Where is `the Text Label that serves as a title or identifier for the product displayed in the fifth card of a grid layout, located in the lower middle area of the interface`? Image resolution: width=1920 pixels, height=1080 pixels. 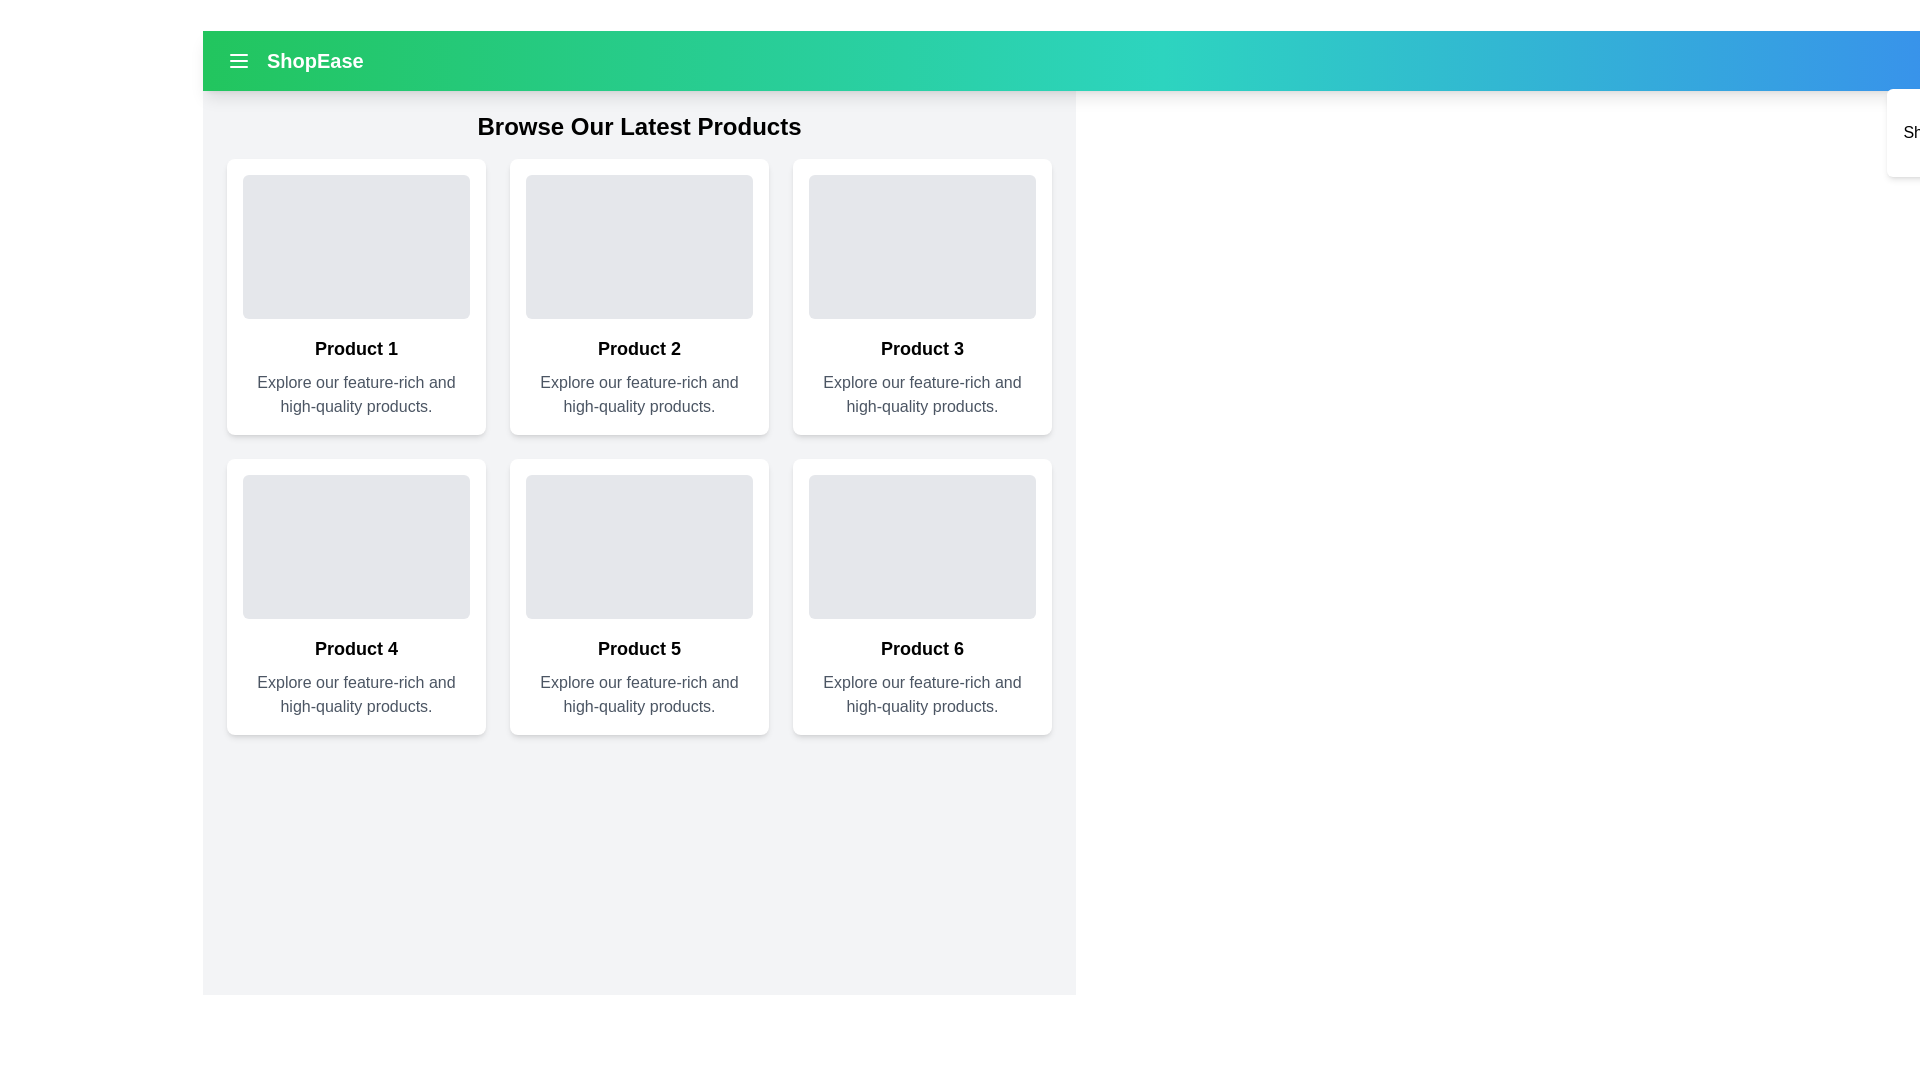
the Text Label that serves as a title or identifier for the product displayed in the fifth card of a grid layout, located in the lower middle area of the interface is located at coordinates (638, 648).